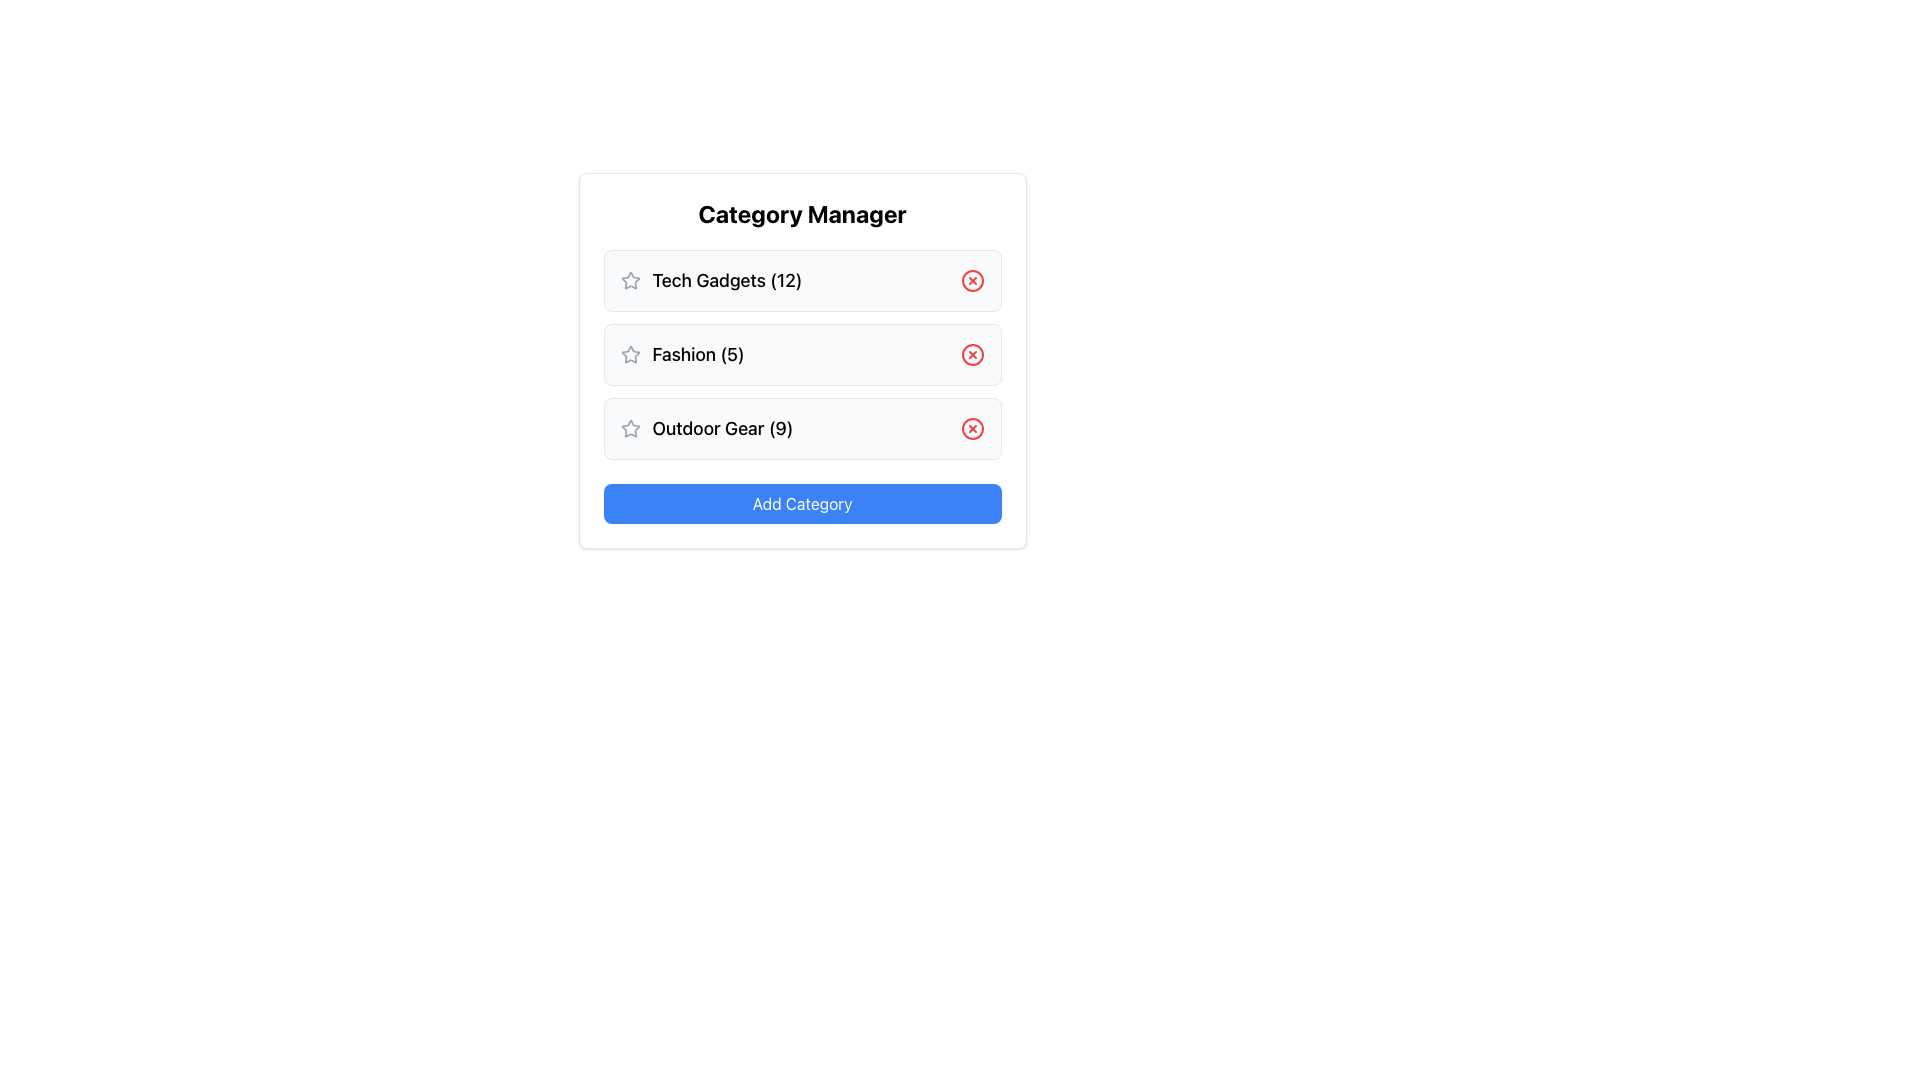  Describe the element at coordinates (629, 427) in the screenshot. I see `the unselected star-shaped icon located to the left of the label 'Outdoor Gear (9)' in the third row of the category listings` at that location.